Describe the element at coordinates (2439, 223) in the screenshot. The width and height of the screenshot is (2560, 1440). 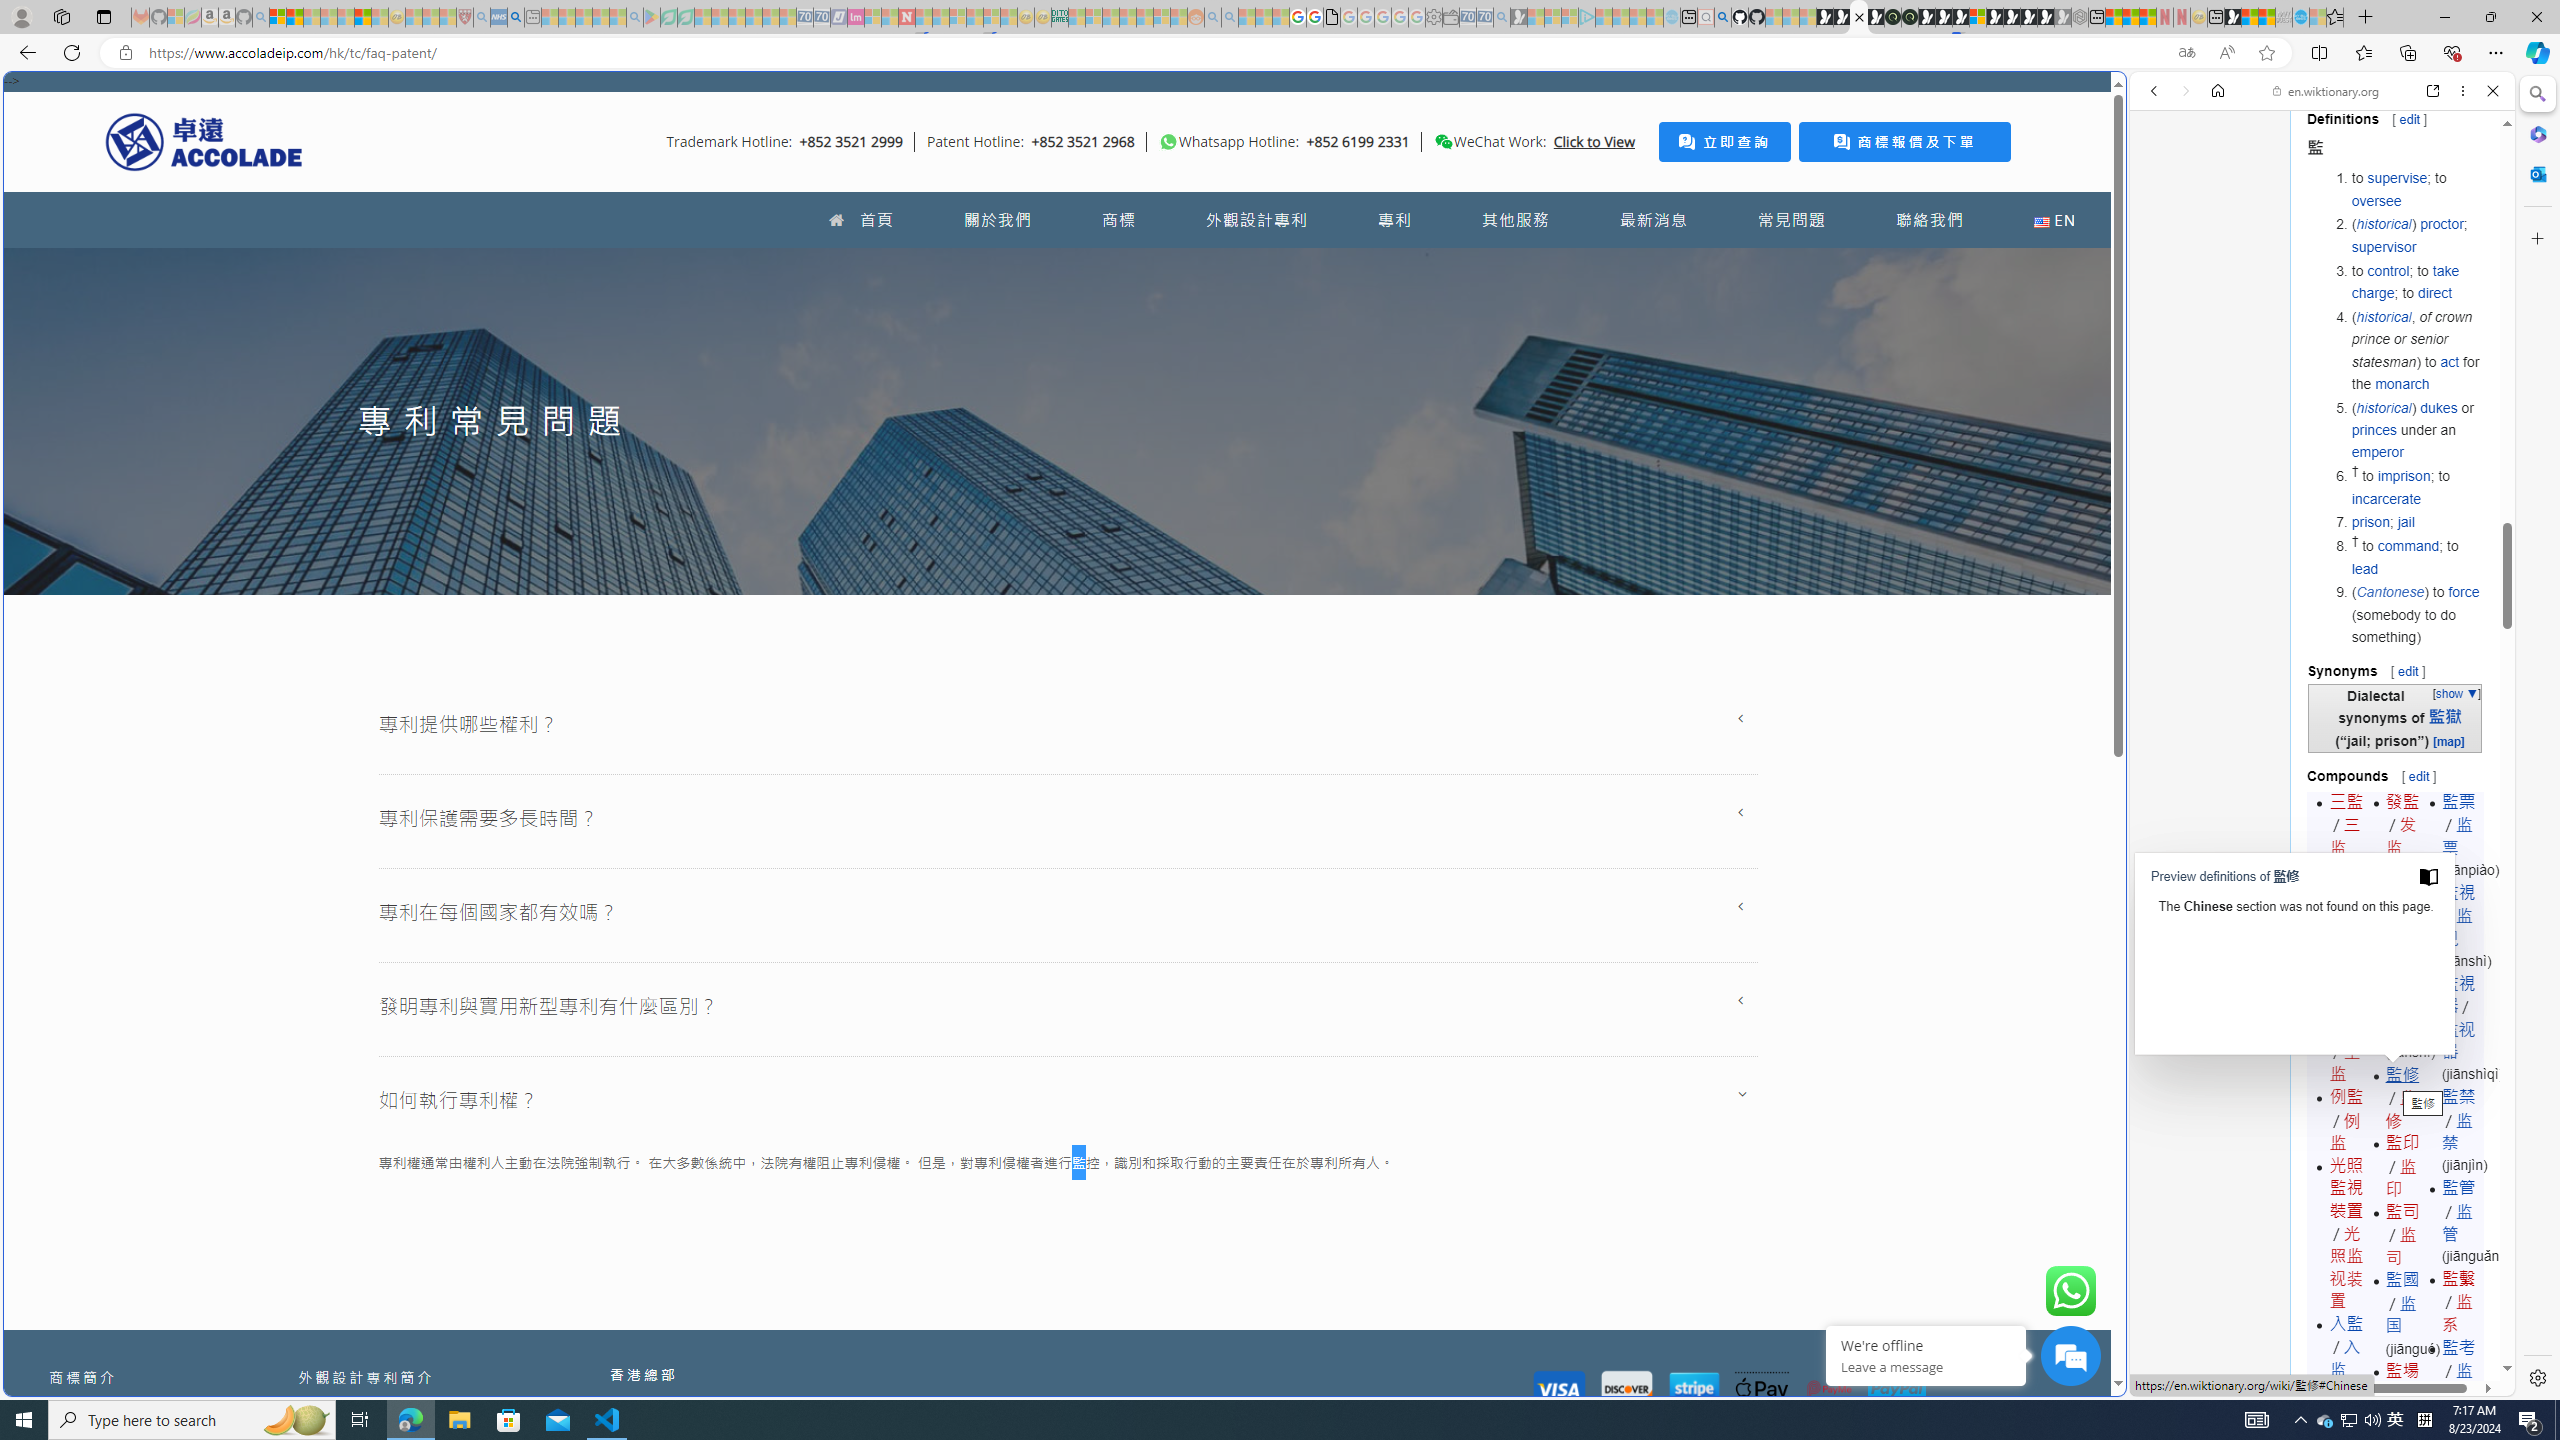
I see `'proctor'` at that location.